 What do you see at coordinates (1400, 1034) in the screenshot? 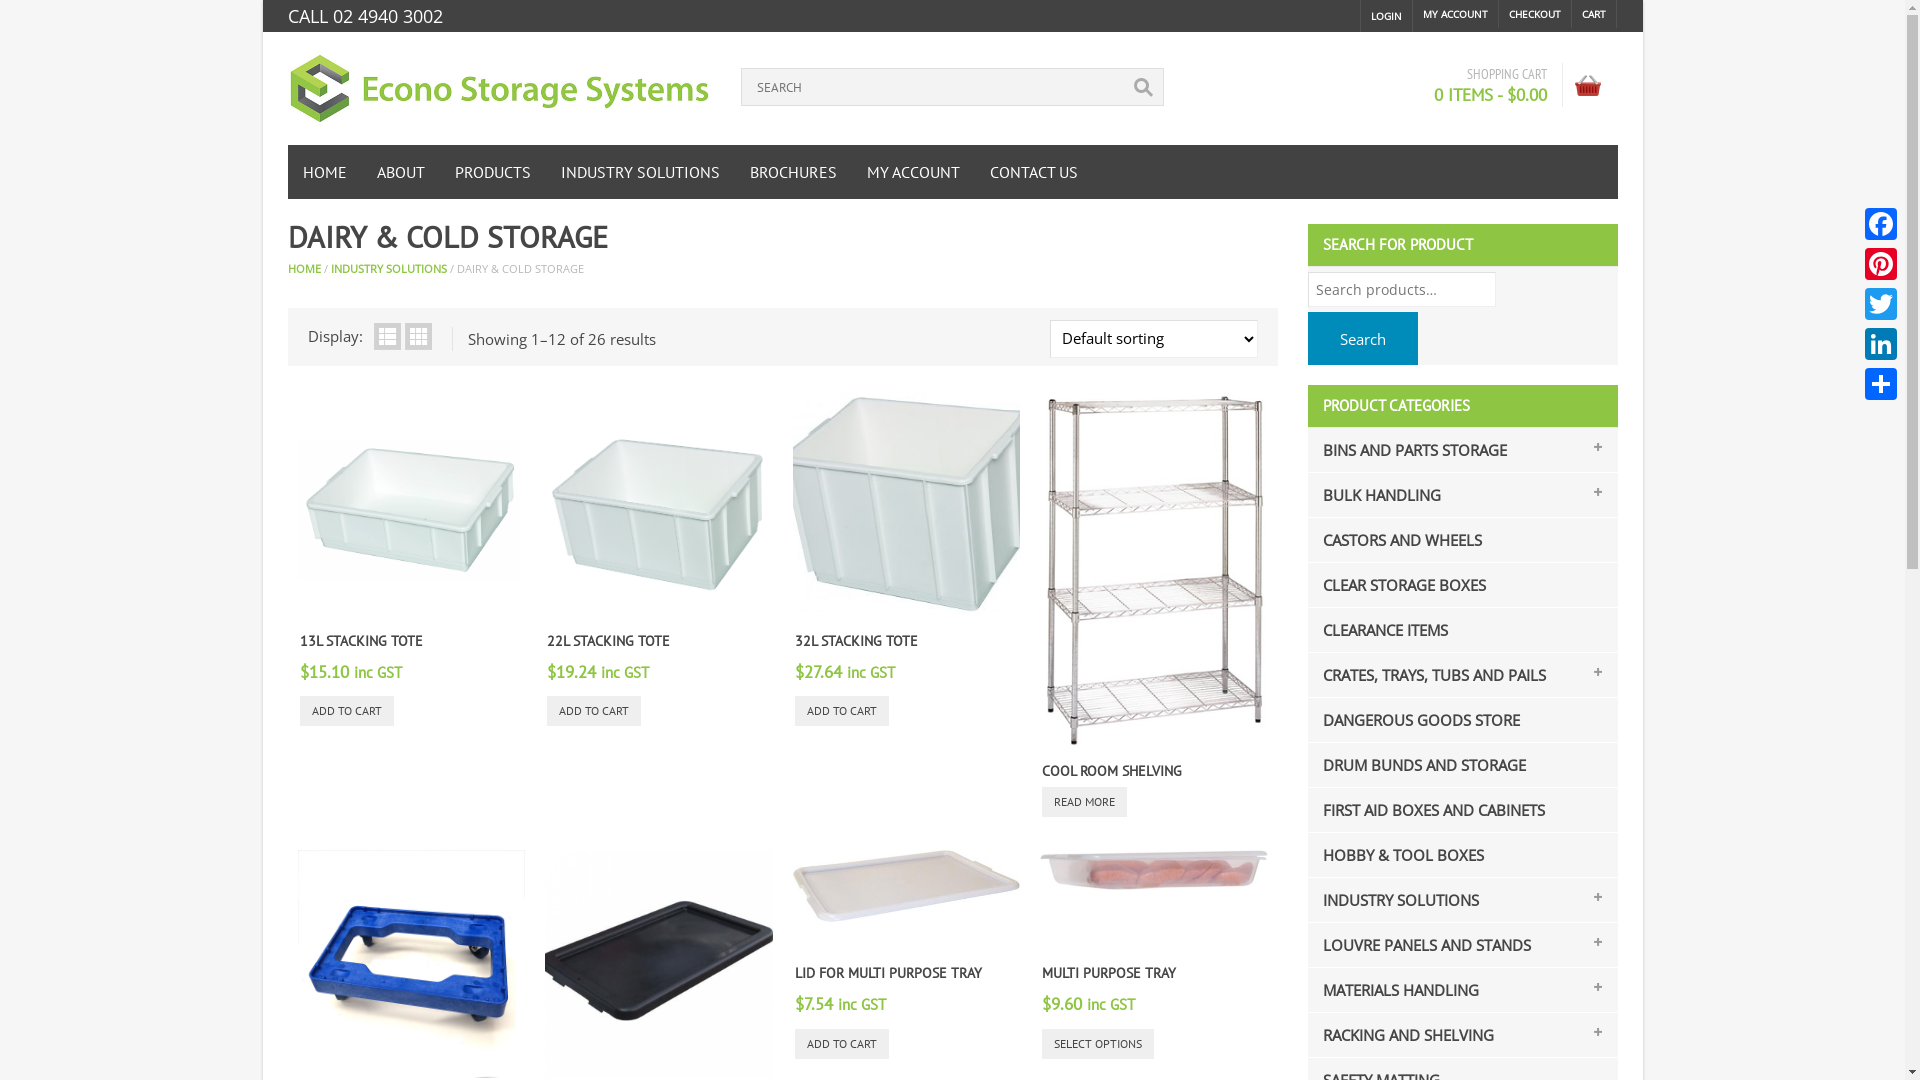
I see `'RACKING AND SHELVING'` at bounding box center [1400, 1034].